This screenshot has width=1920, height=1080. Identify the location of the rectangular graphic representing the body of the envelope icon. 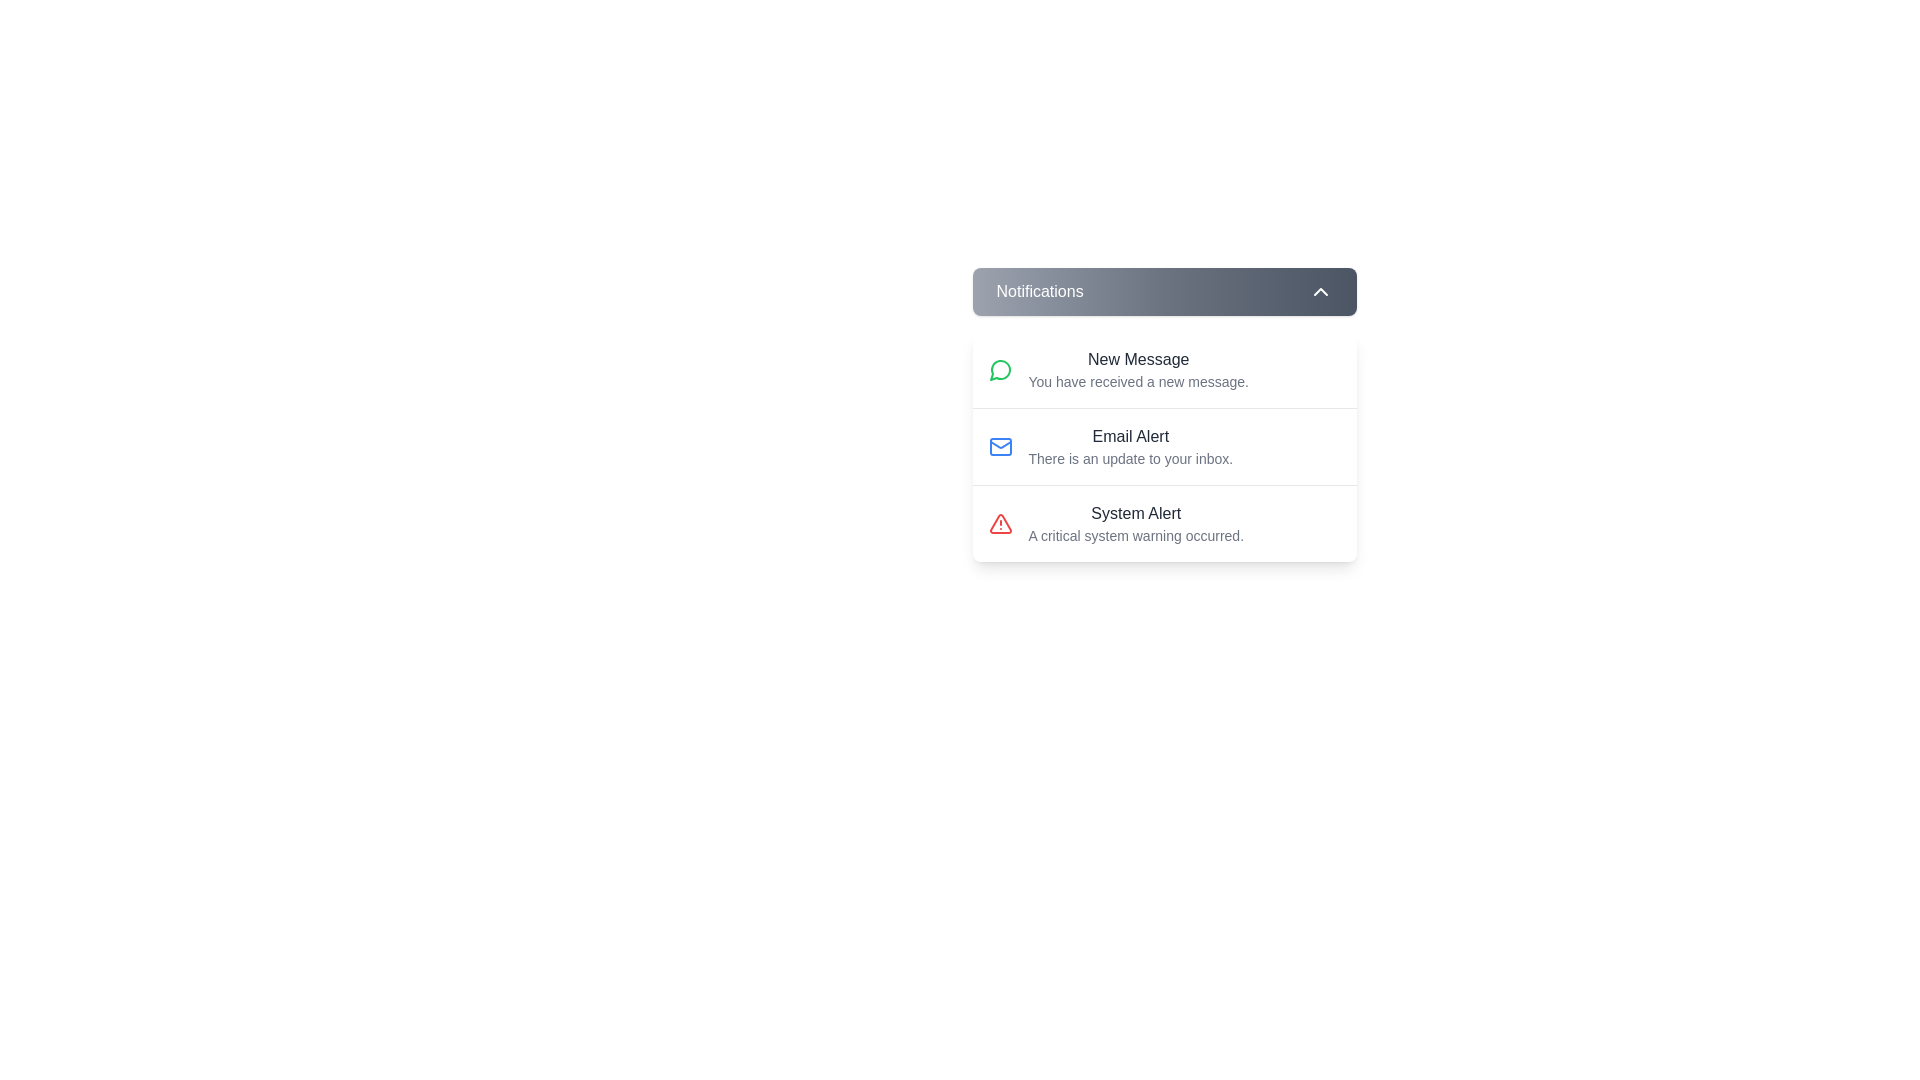
(1000, 446).